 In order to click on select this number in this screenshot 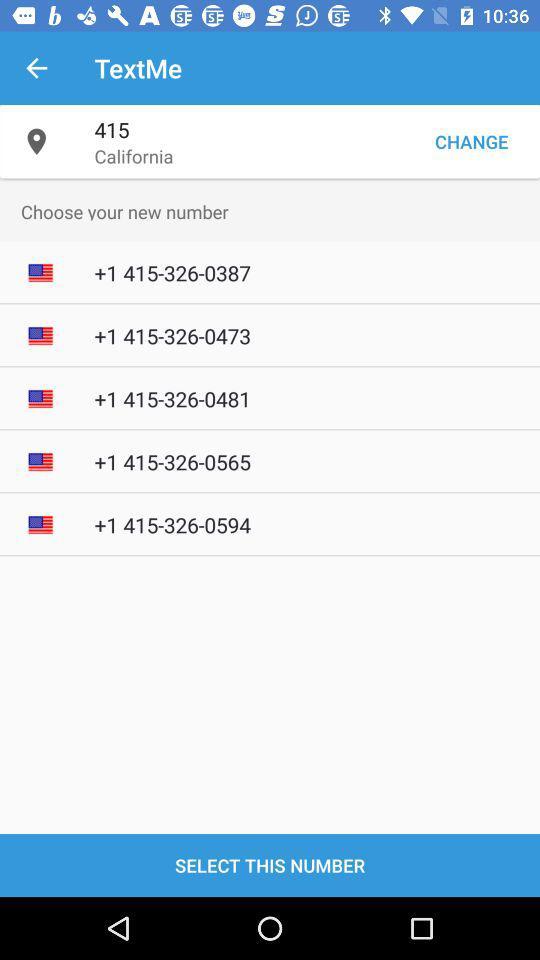, I will do `click(270, 864)`.